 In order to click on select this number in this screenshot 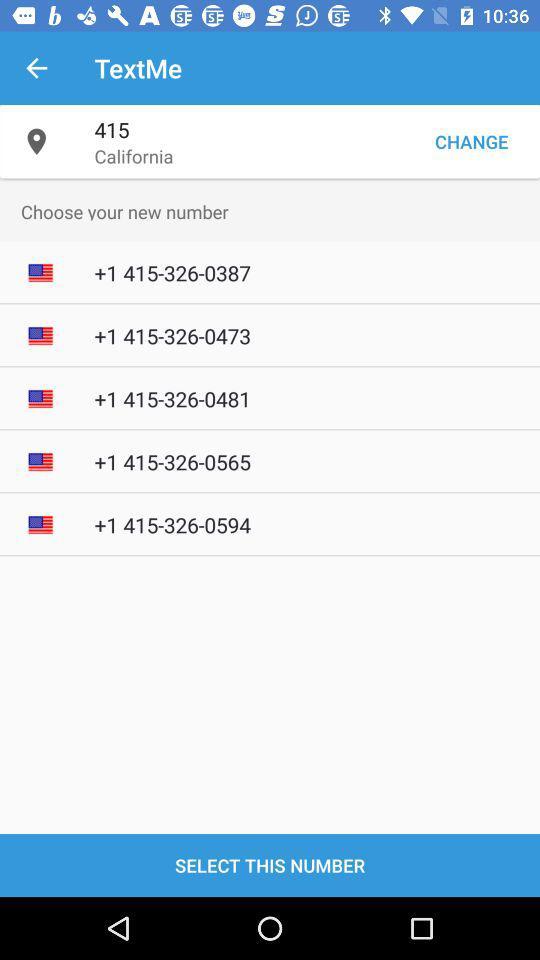, I will do `click(270, 864)`.